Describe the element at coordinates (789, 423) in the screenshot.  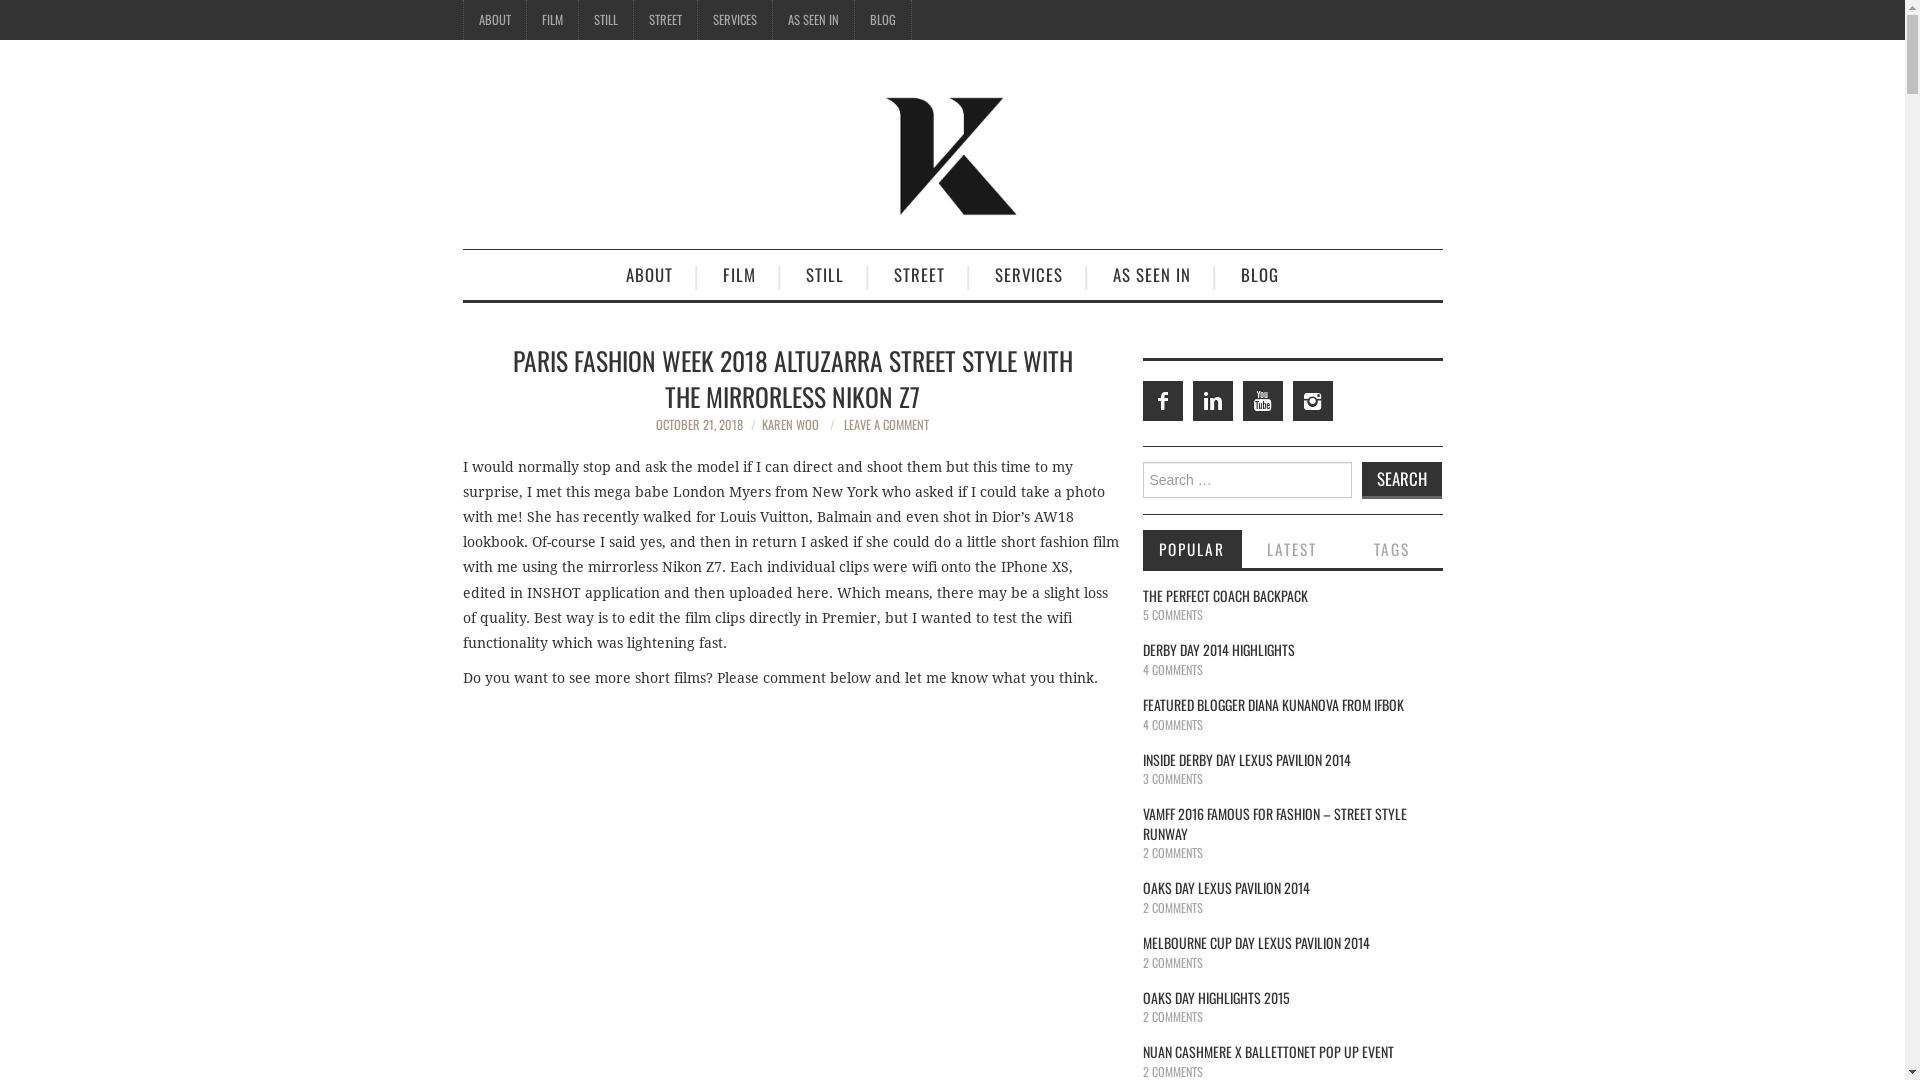
I see `'KAREN WOO'` at that location.